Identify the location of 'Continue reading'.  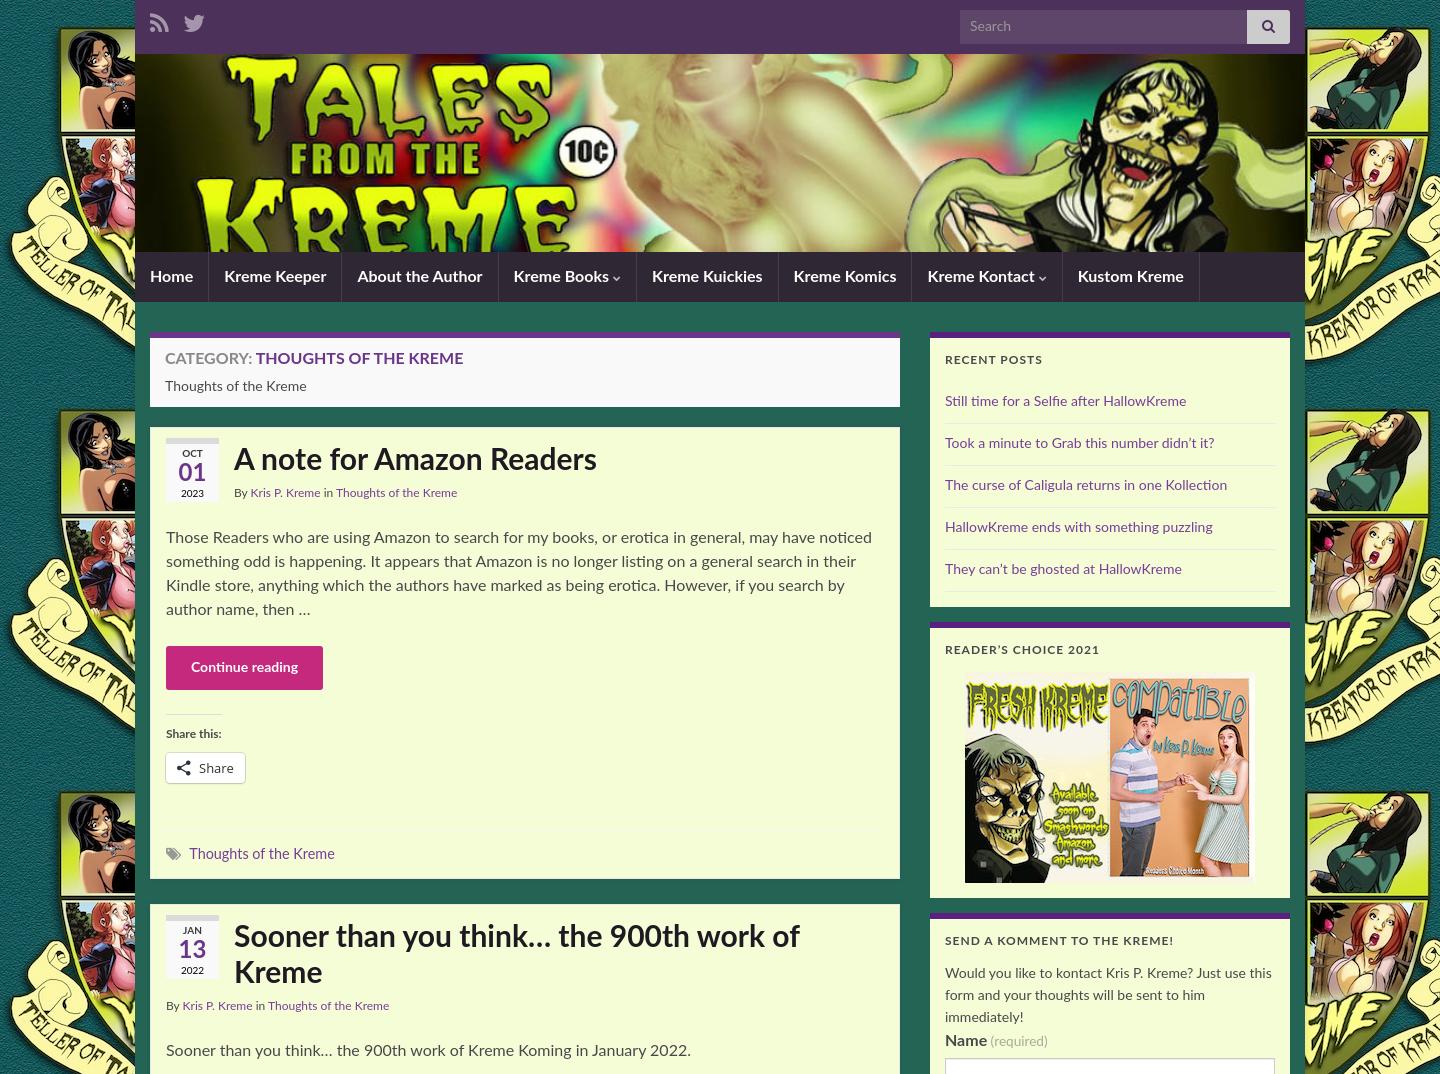
(243, 665).